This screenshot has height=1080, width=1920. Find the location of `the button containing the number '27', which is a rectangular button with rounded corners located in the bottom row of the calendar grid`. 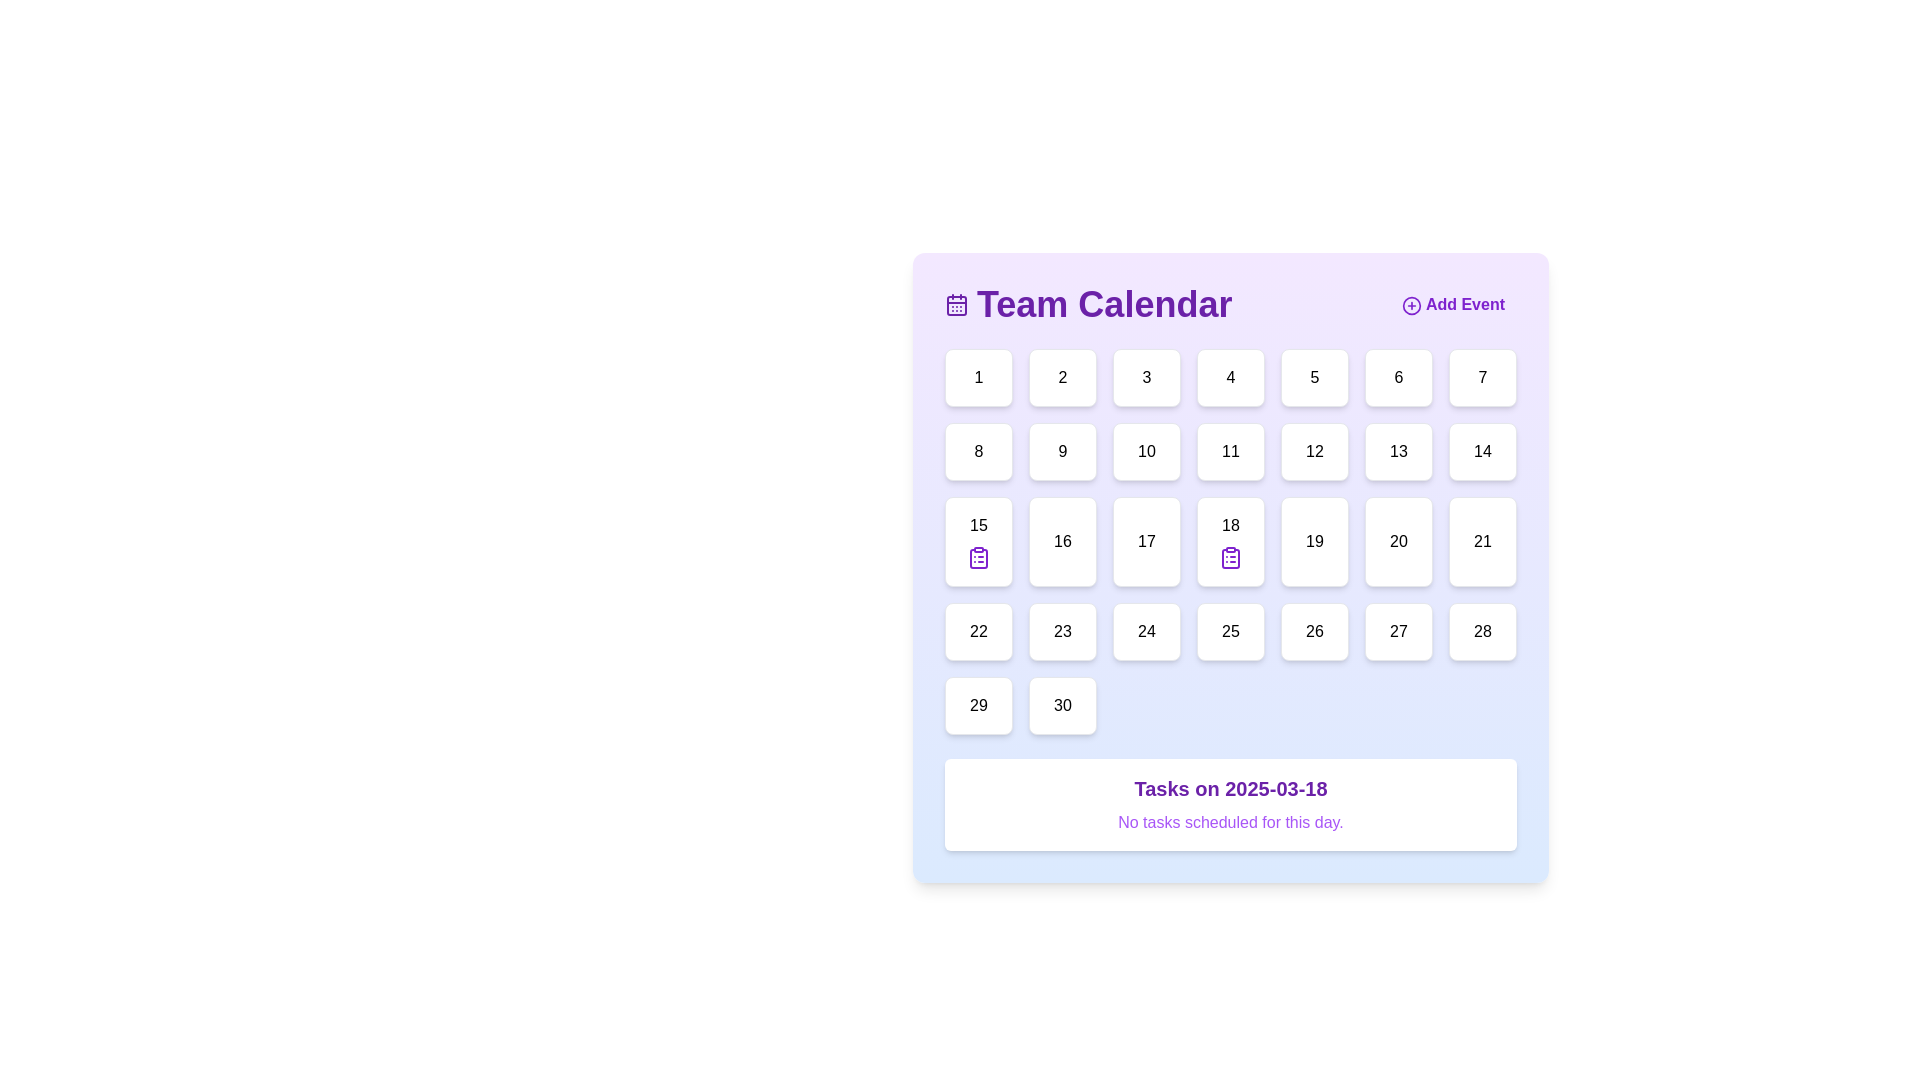

the button containing the number '27', which is a rectangular button with rounded corners located in the bottom row of the calendar grid is located at coordinates (1397, 632).